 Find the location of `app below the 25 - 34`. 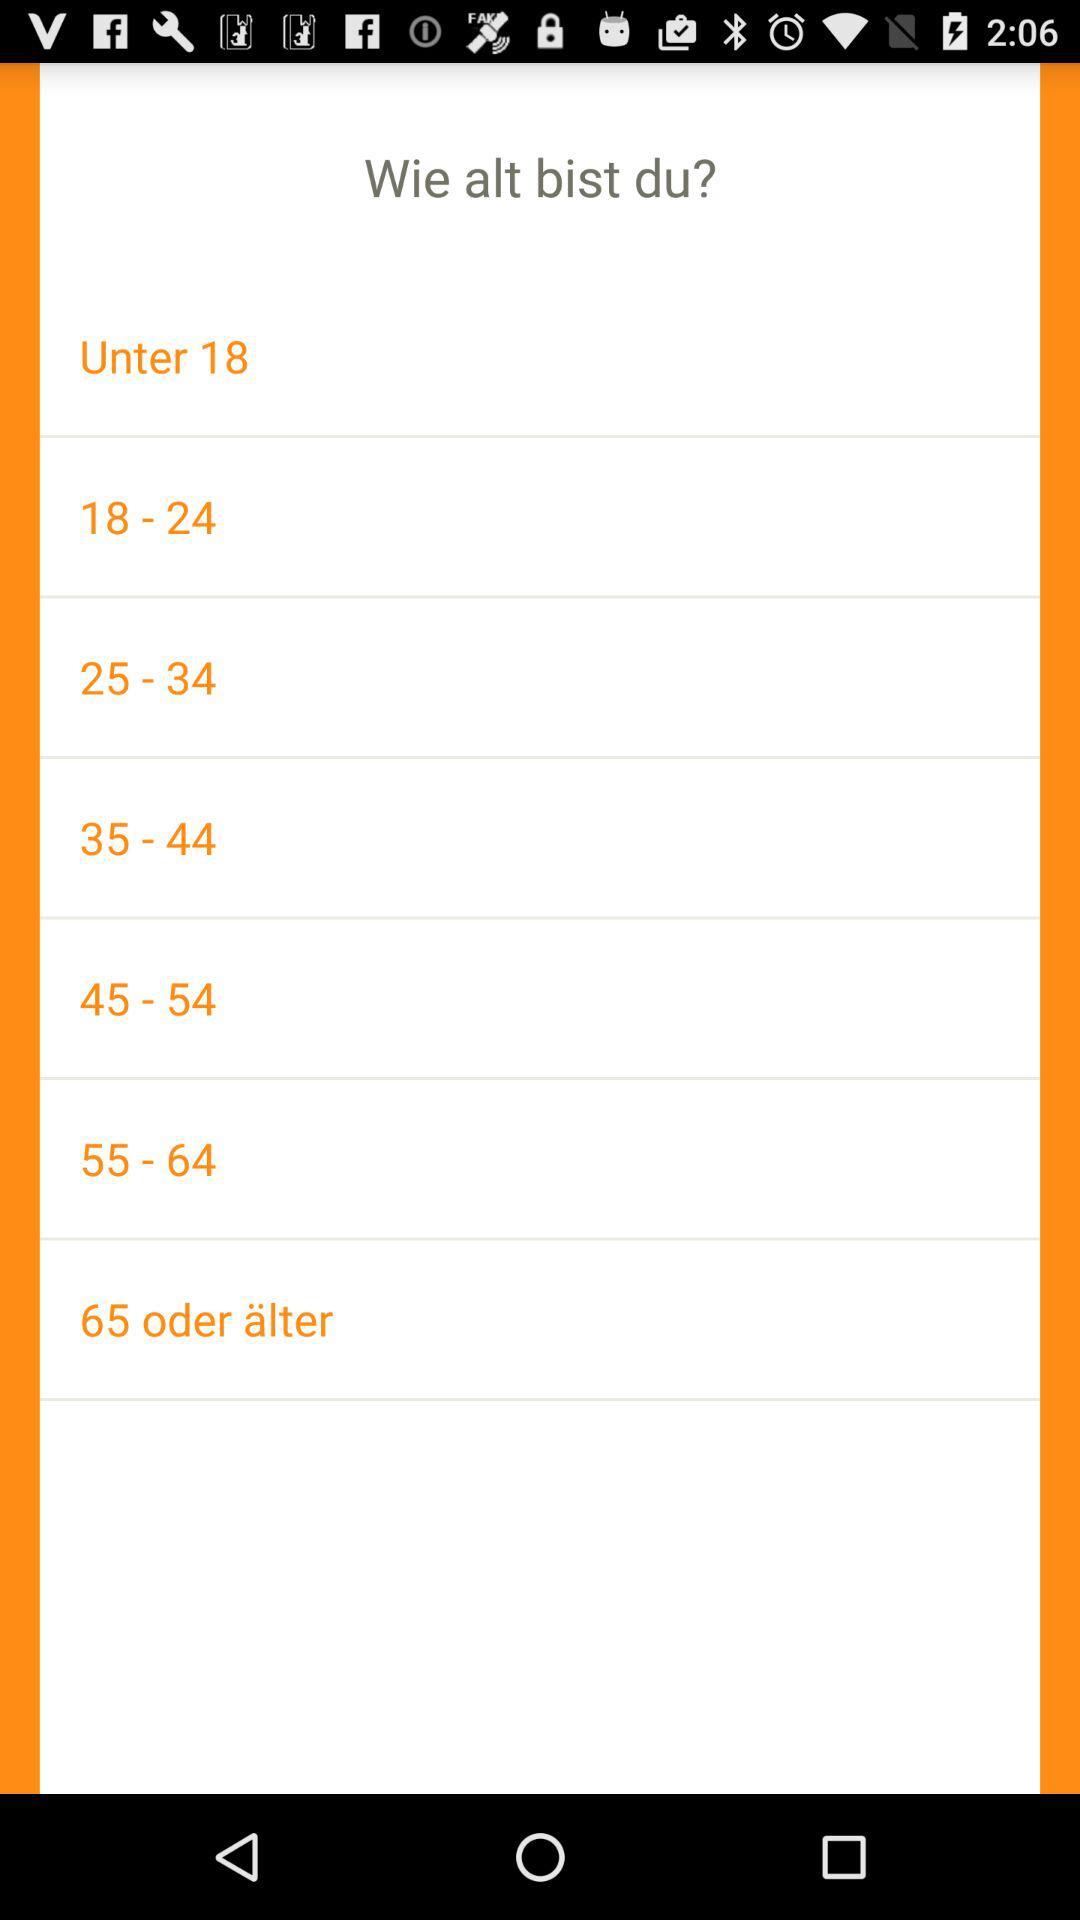

app below the 25 - 34 is located at coordinates (540, 837).